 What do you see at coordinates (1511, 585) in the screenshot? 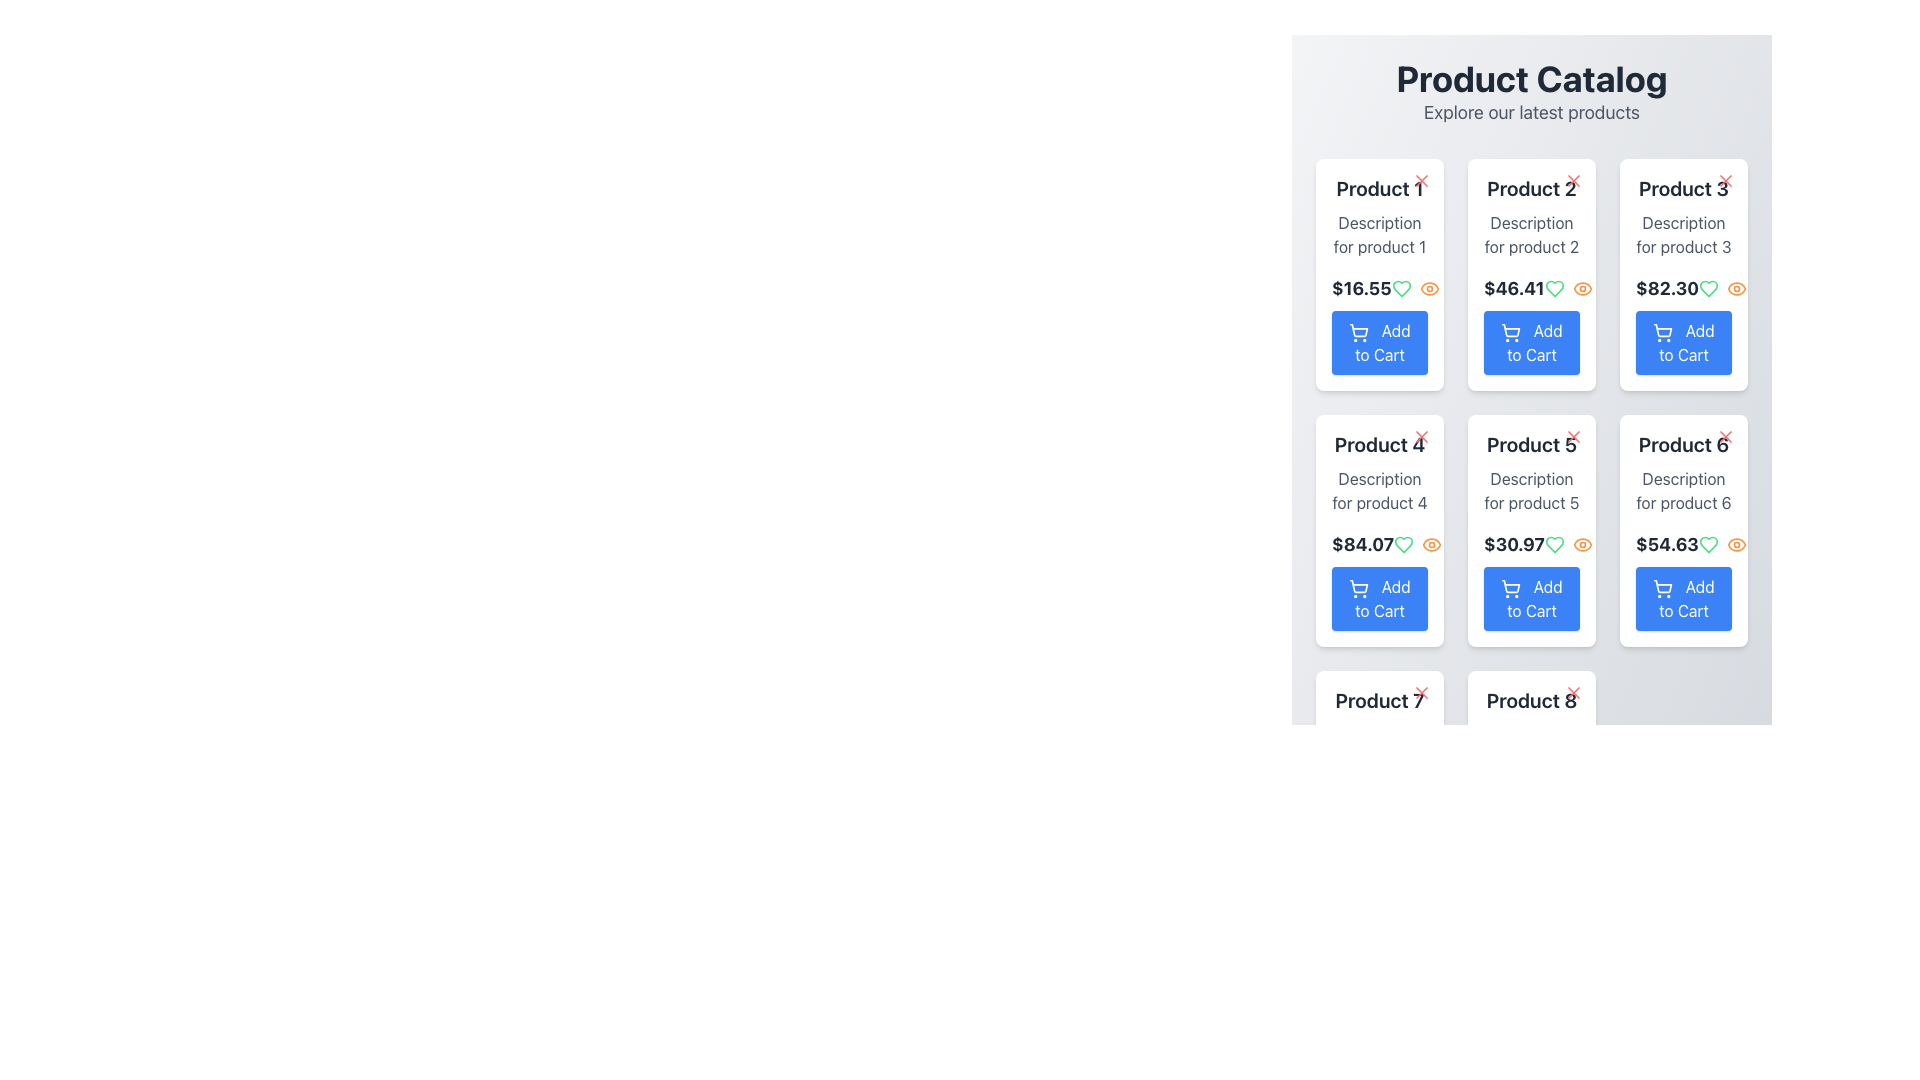
I see `the 'Add to Cart' button that contains the blue shopping cart icon for 'Product 5' in the product grid` at bounding box center [1511, 585].